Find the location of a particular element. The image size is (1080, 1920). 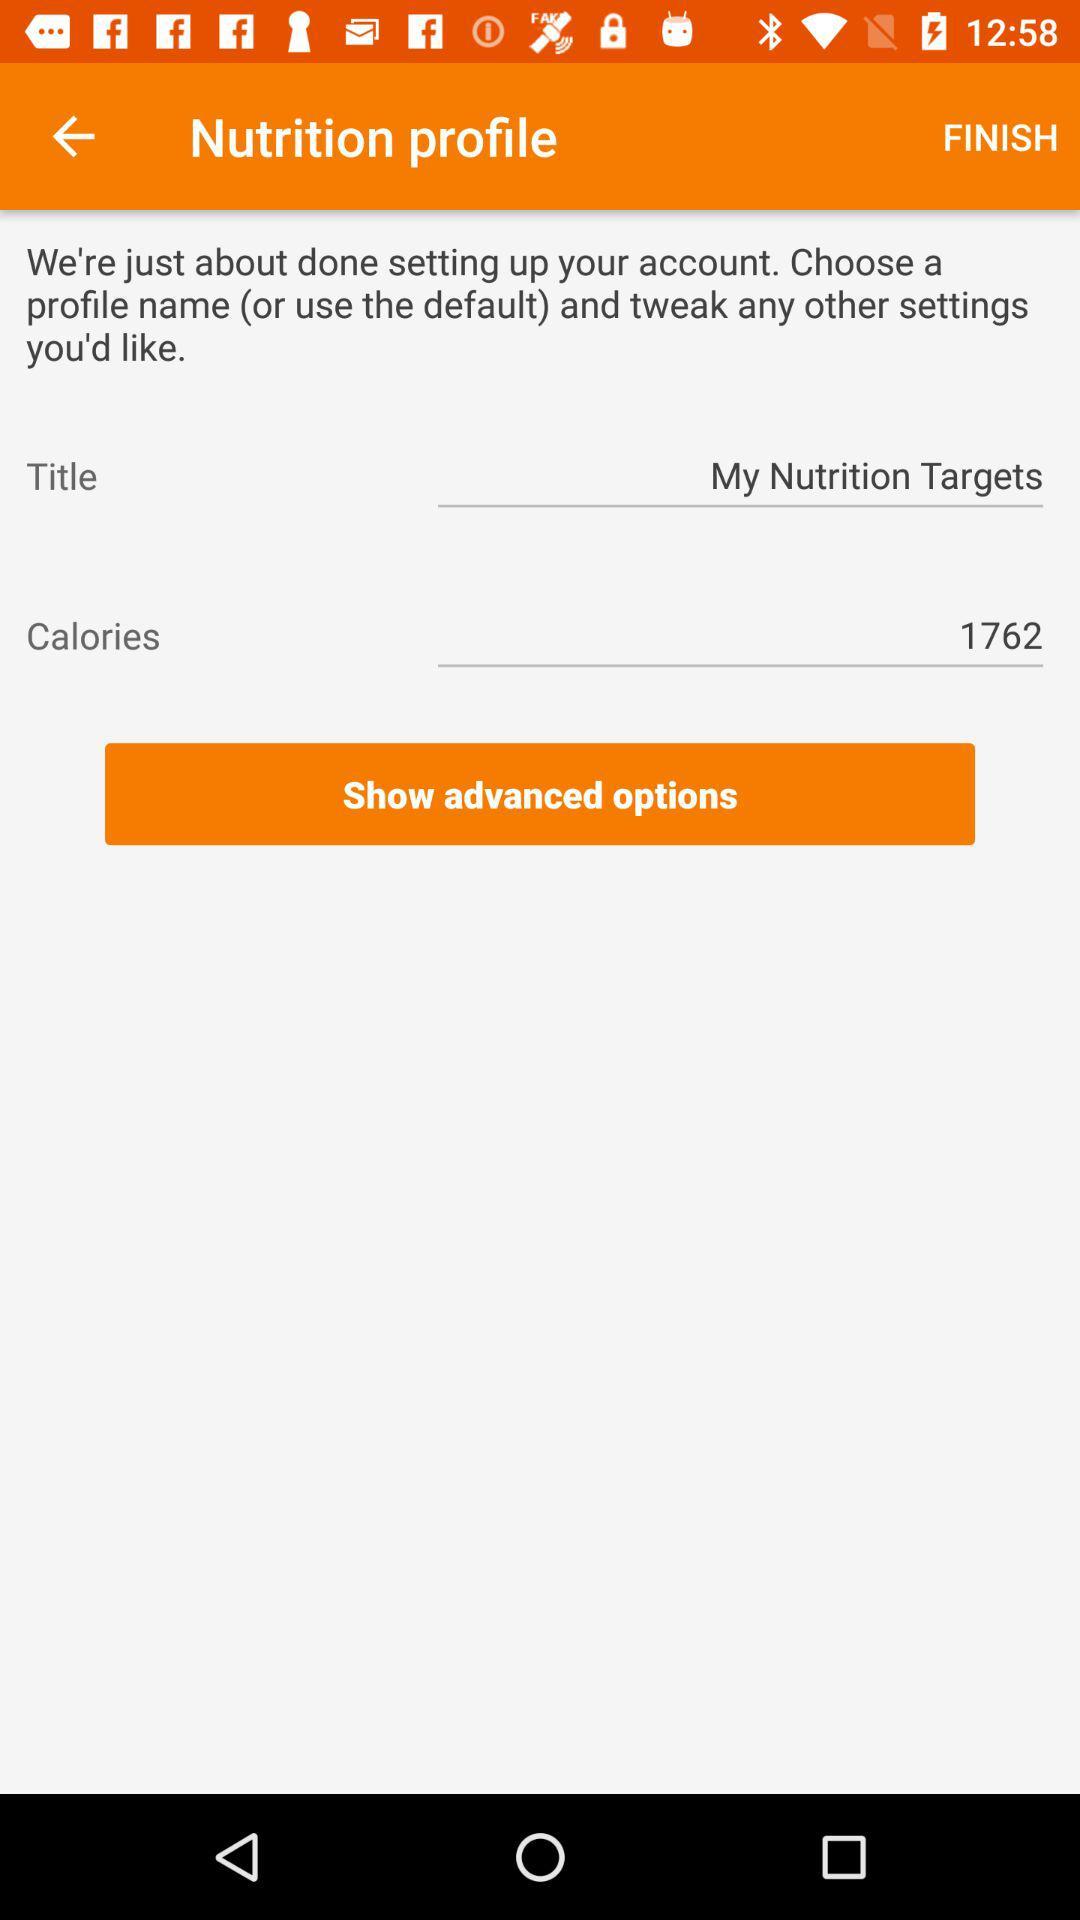

the item above the we re just item is located at coordinates (1000, 135).